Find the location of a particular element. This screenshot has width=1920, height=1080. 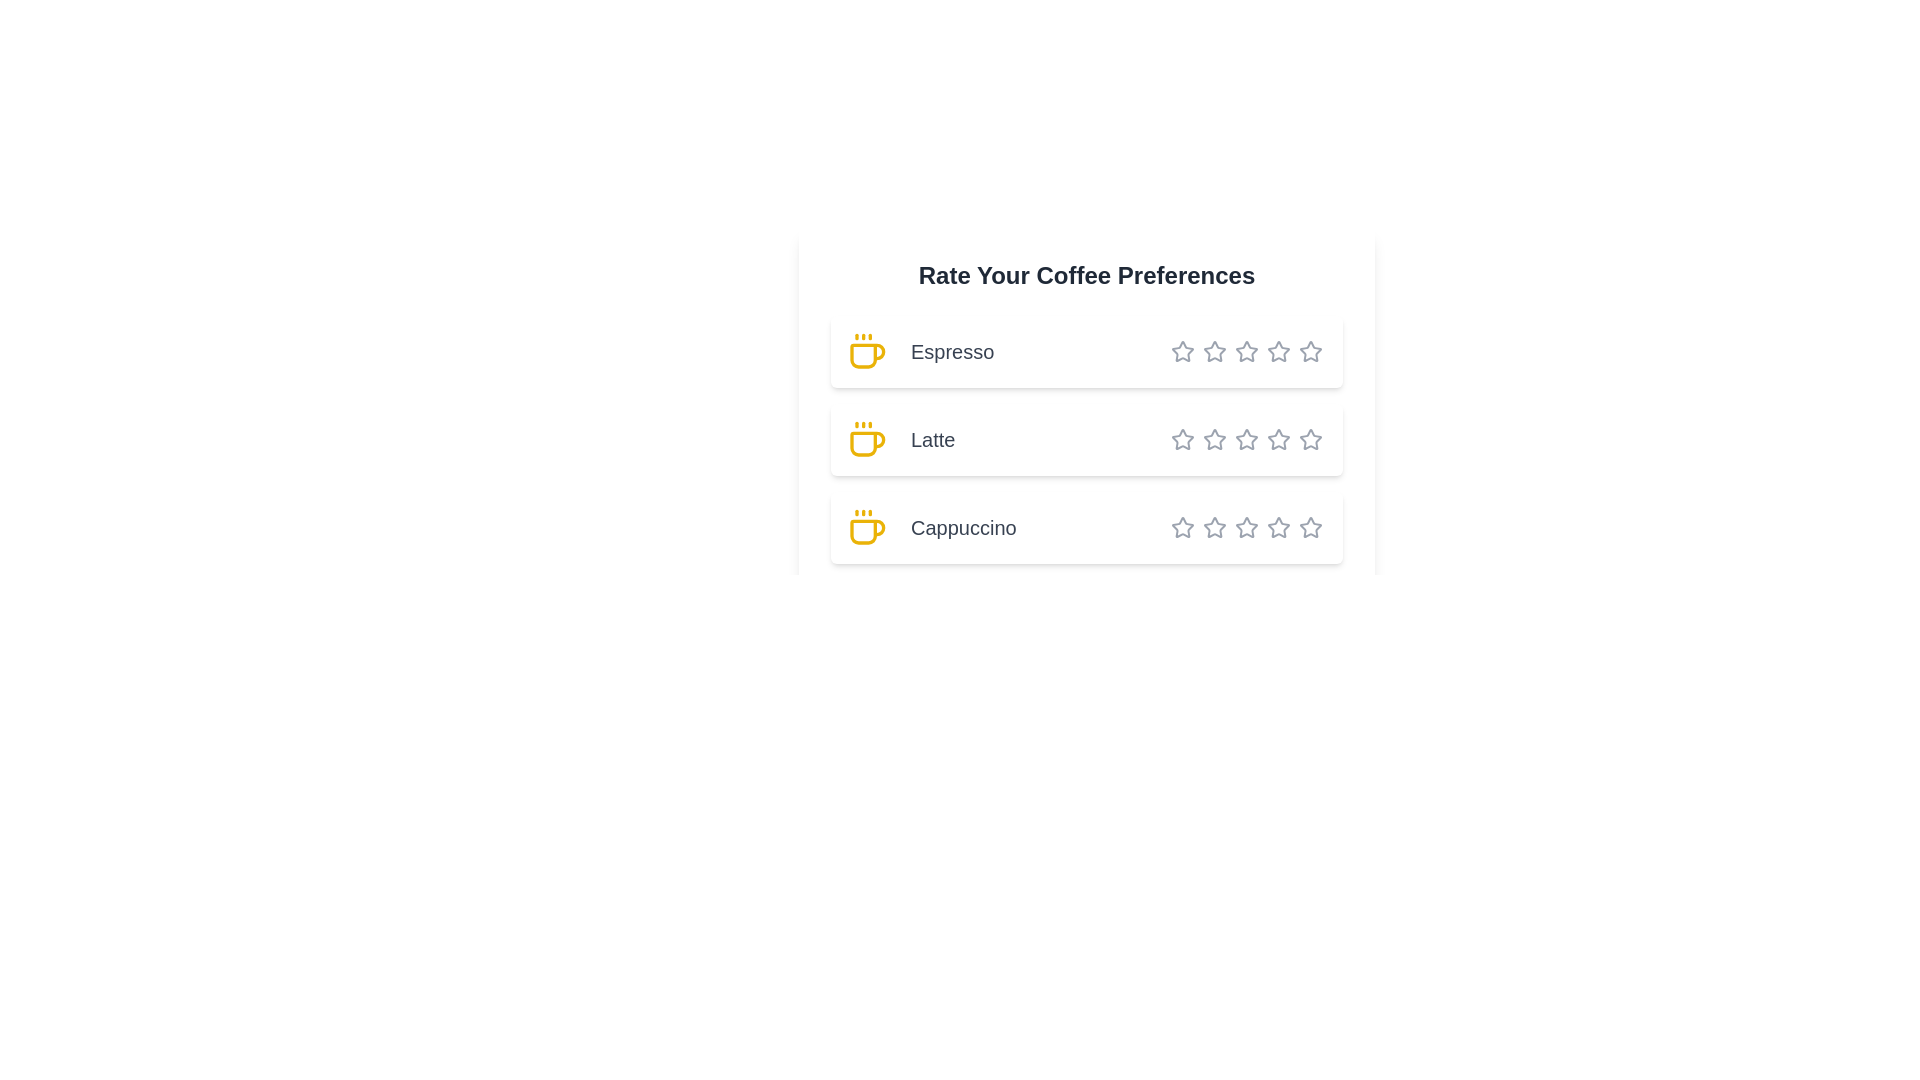

the star corresponding to 3 stars for the coffee type Espresso is located at coordinates (1222, 350).